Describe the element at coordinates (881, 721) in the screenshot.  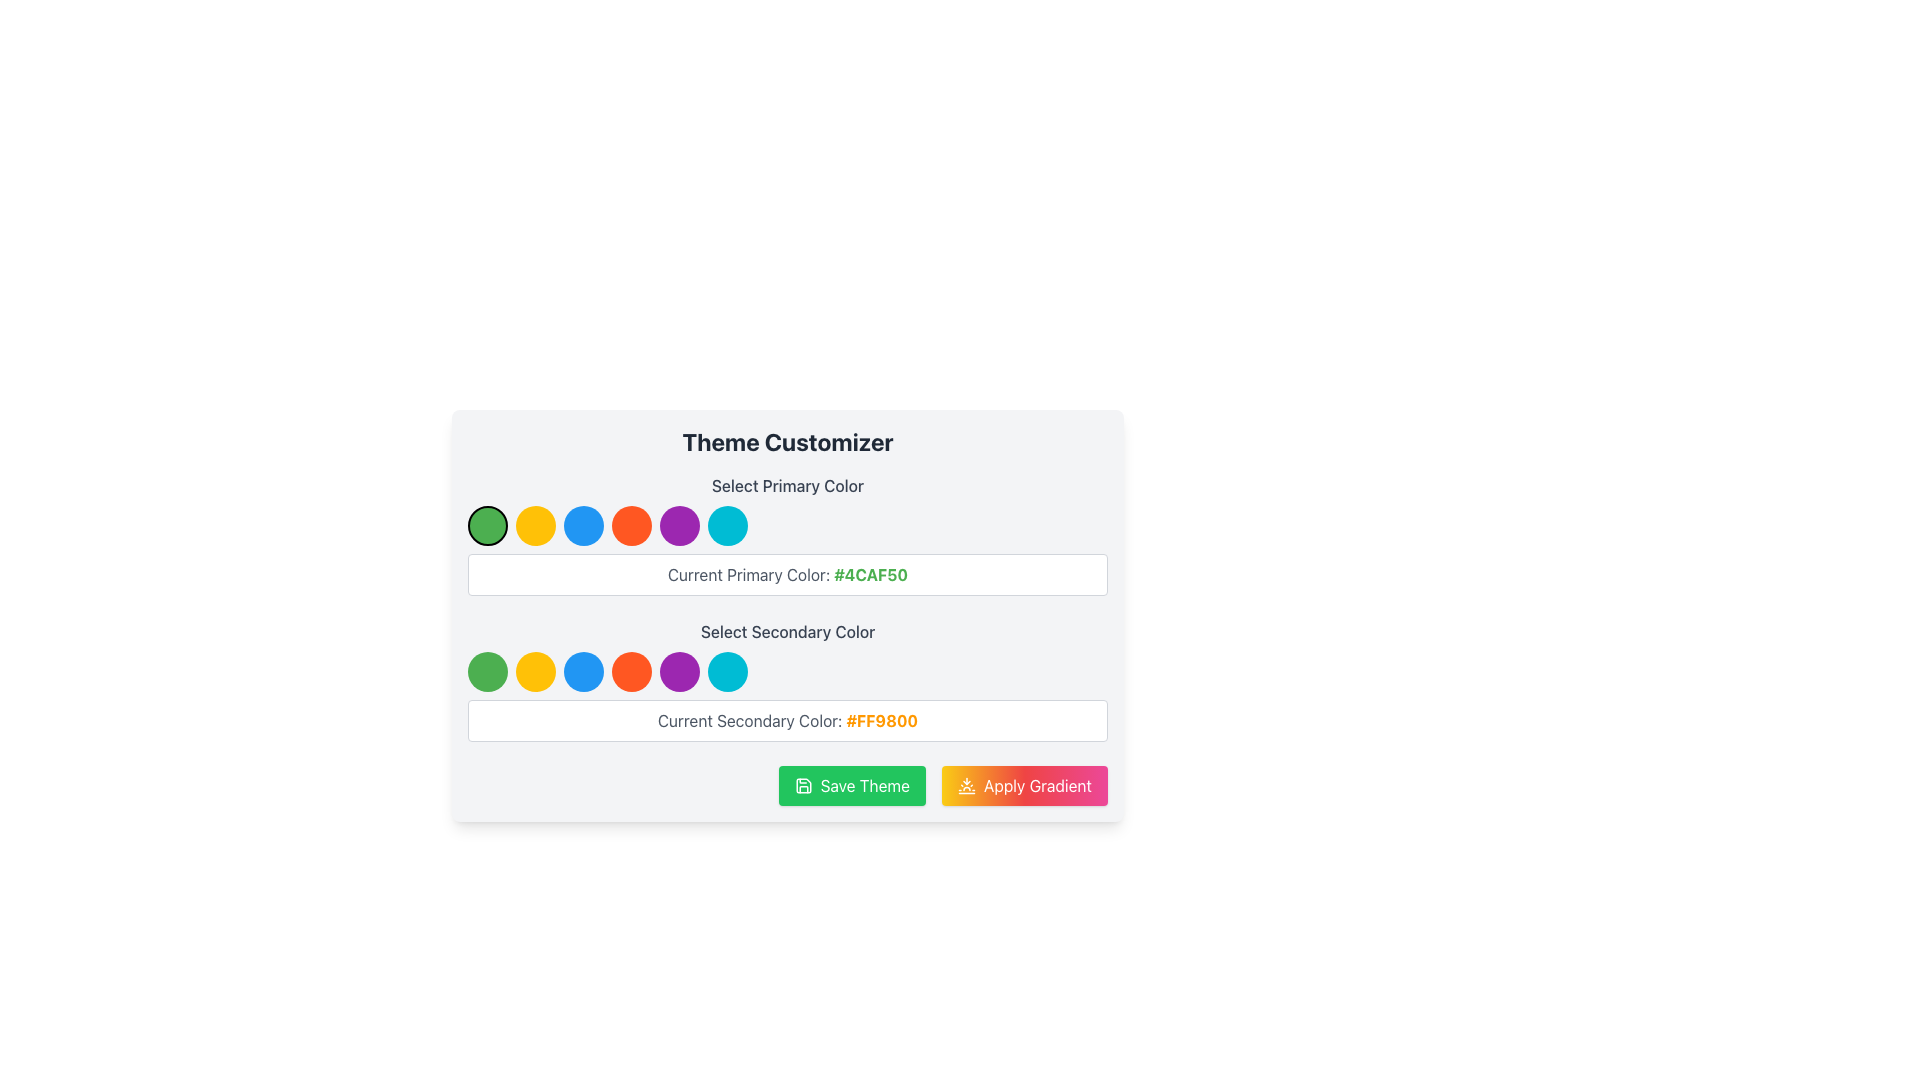
I see `the text label displaying the currently selected secondary color code in the theme customization UI, located to the right of 'Current Secondary Color:'` at that location.